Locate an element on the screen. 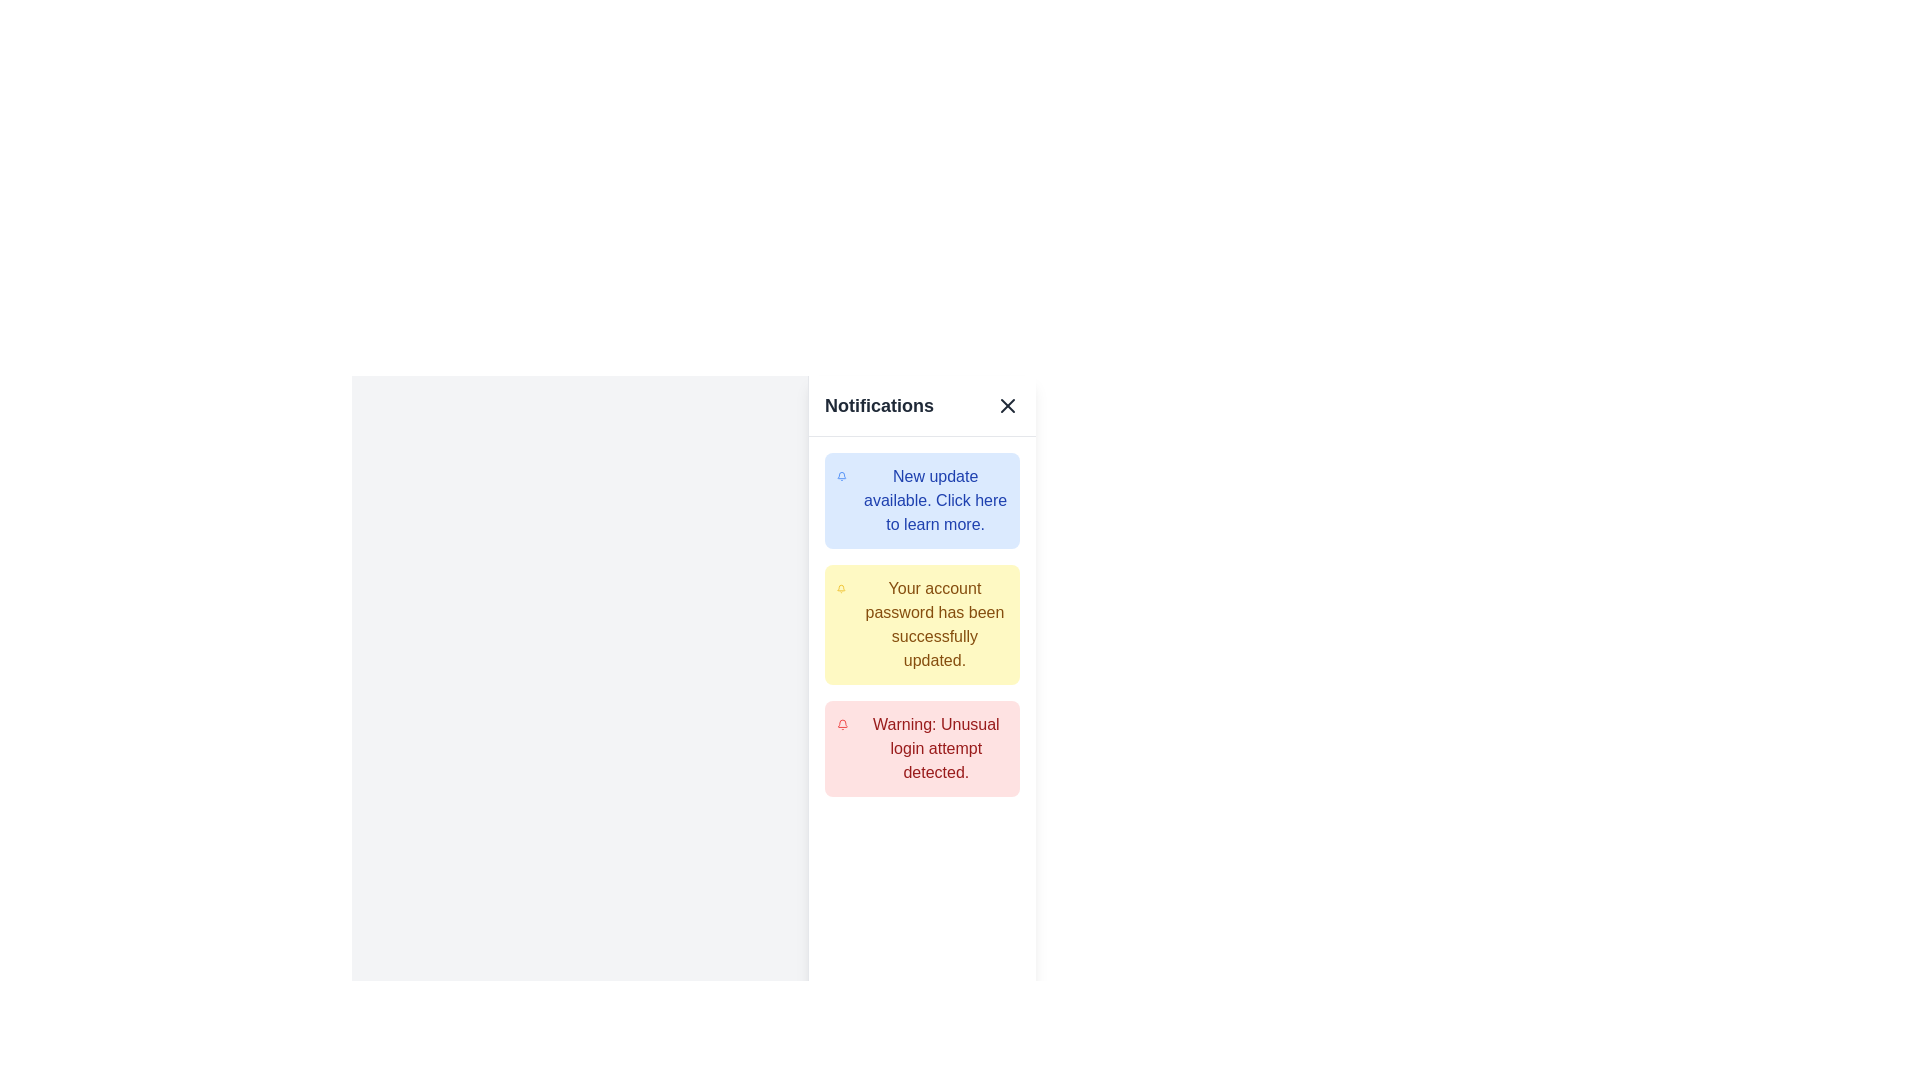 The width and height of the screenshot is (1920, 1080). the close button (X icon) located at the top-right corner of the 'Notifications' header is located at coordinates (1008, 405).